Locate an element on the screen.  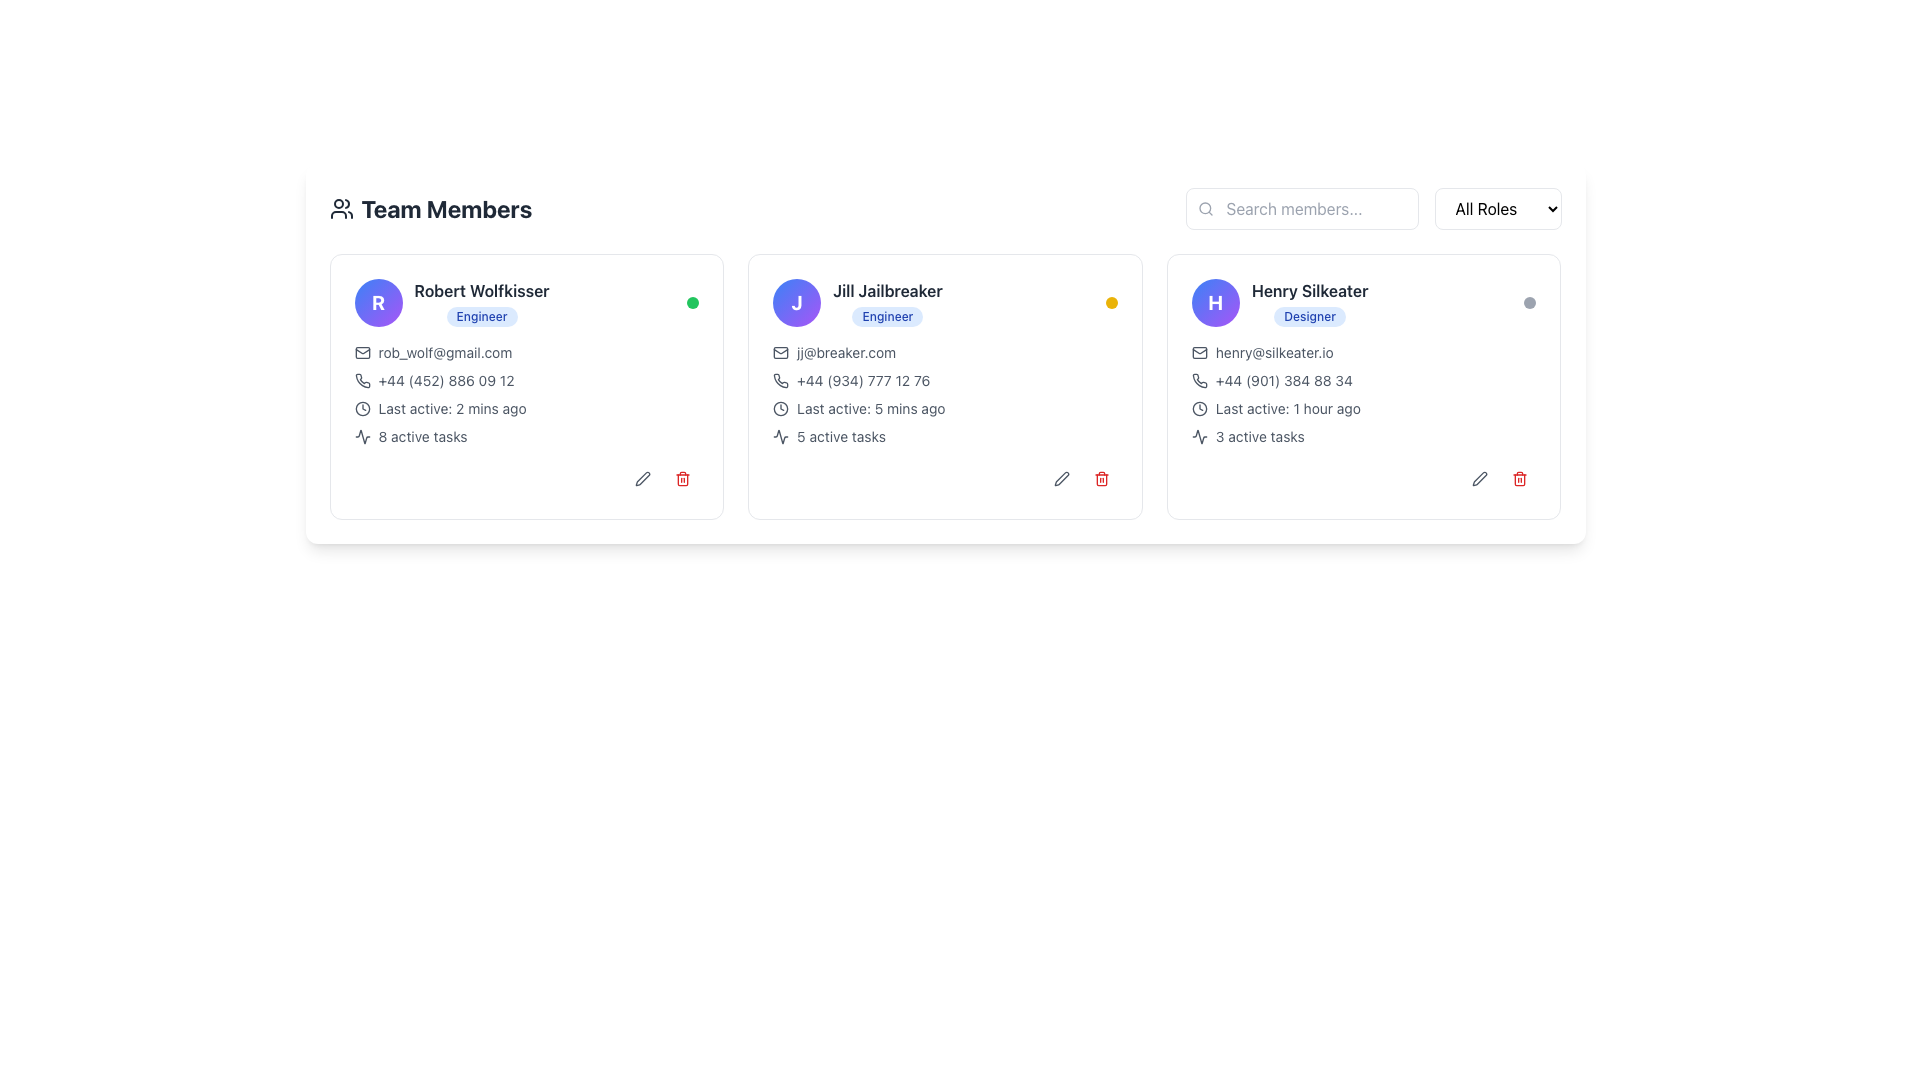
count of active tasks displayed on the text label that shows '3 active tasks' in the bottom-right corner of Henry Silkeater's card is located at coordinates (1259, 435).